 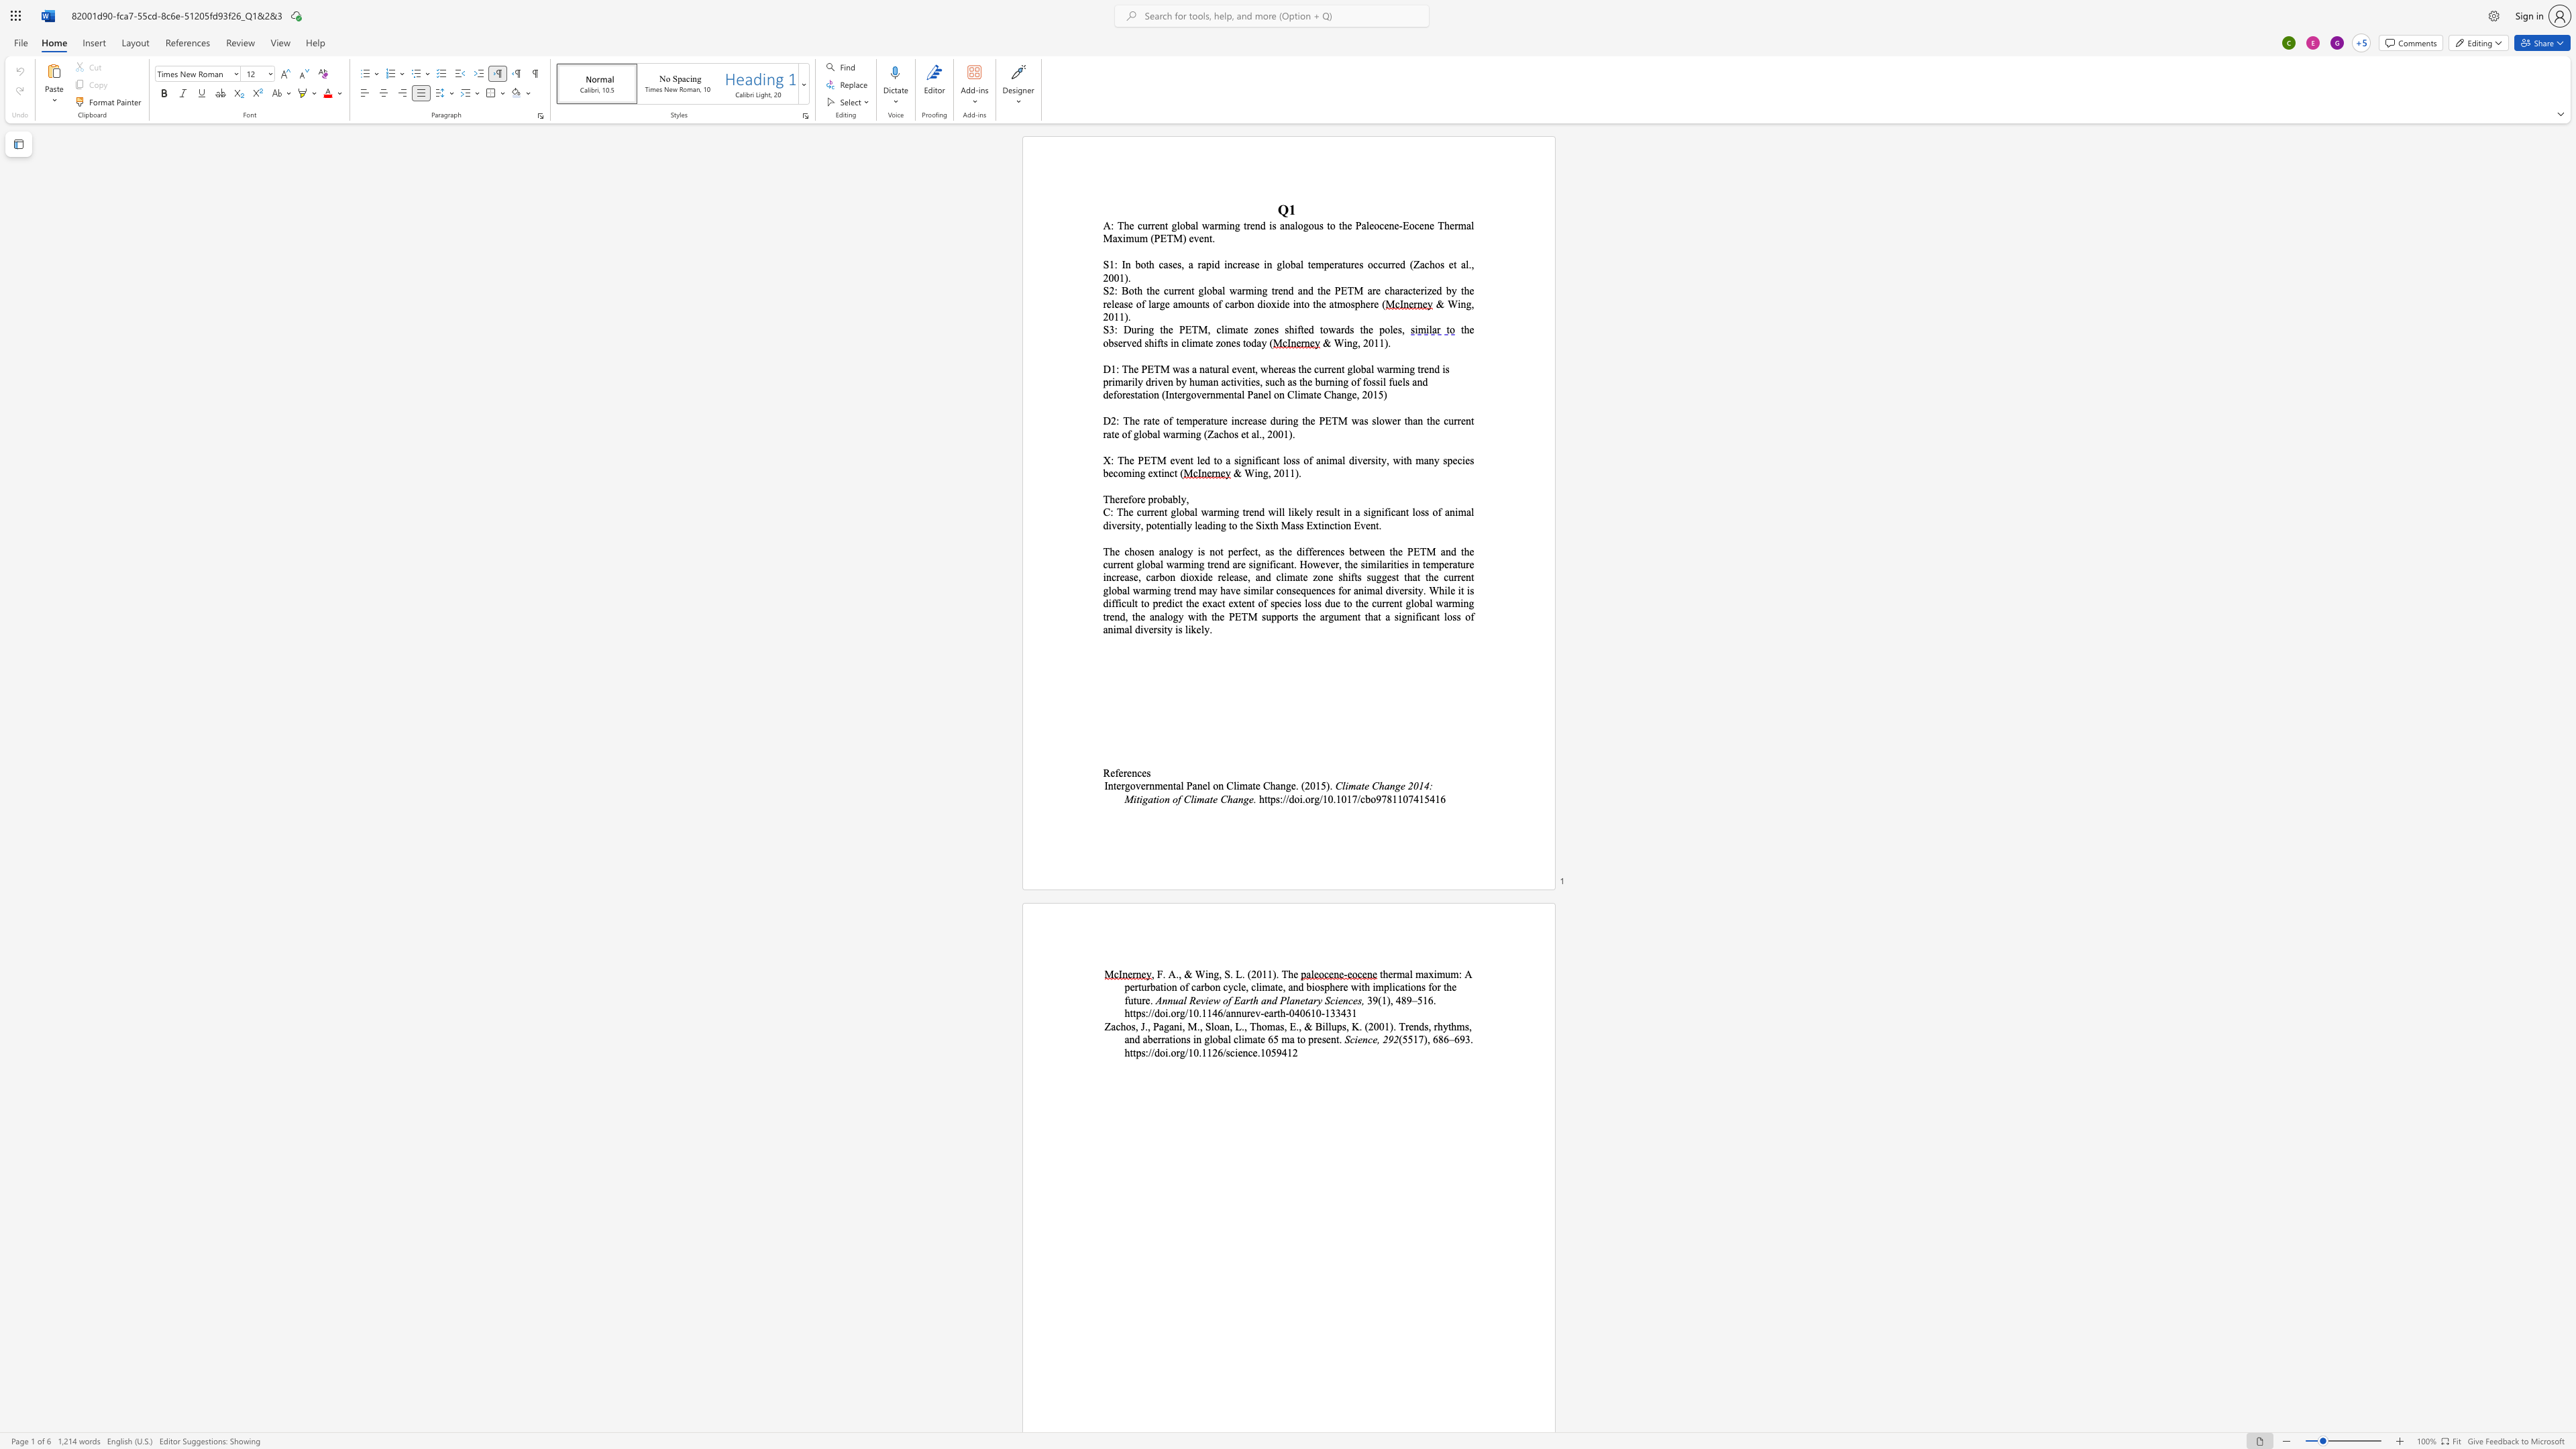 What do you see at coordinates (1183, 342) in the screenshot?
I see `the 1th character "c" in the text` at bounding box center [1183, 342].